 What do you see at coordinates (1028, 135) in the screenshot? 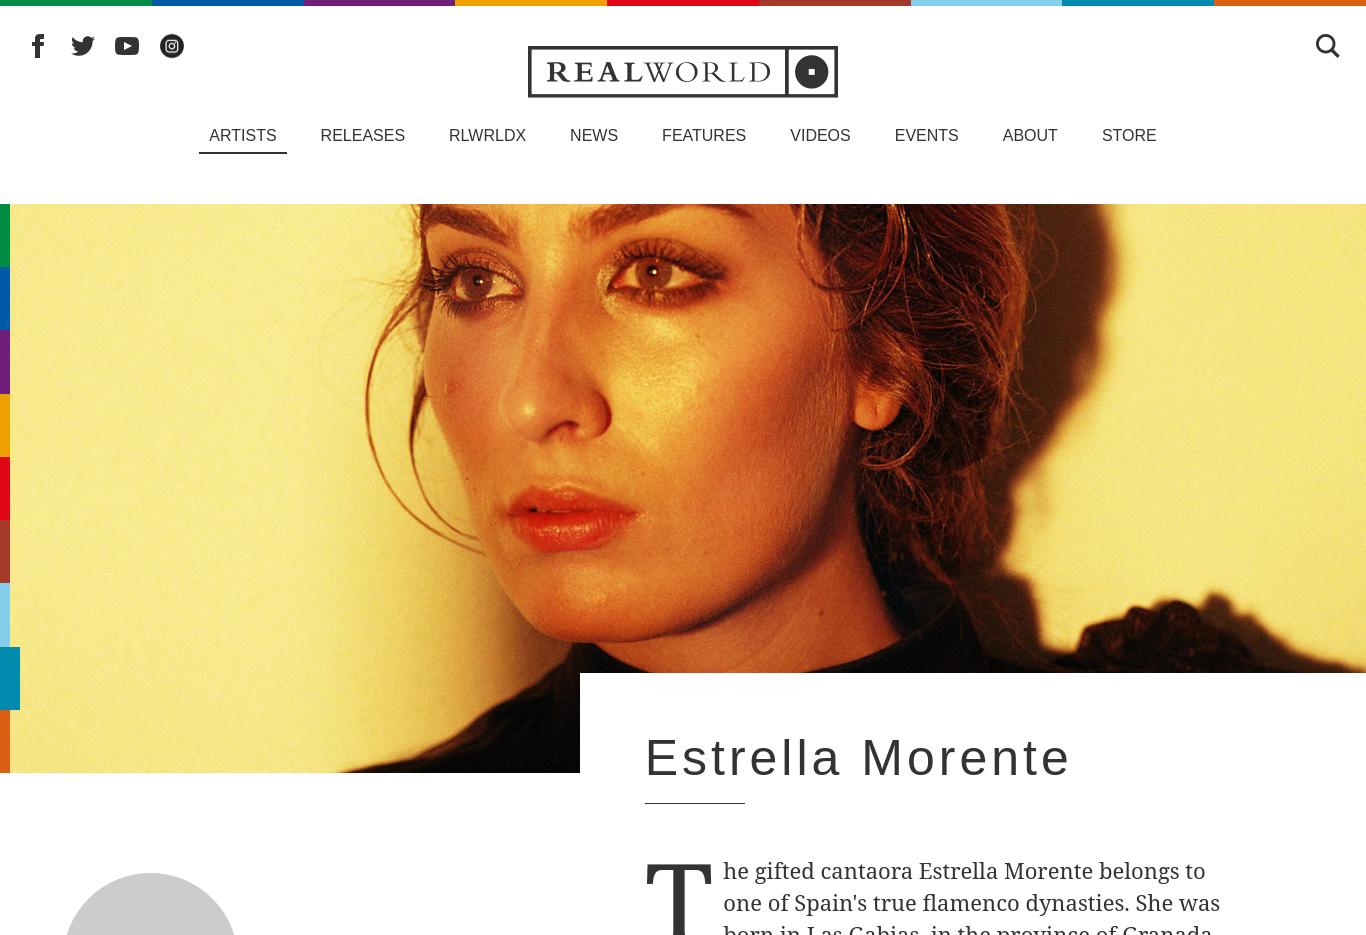
I see `'About'` at bounding box center [1028, 135].